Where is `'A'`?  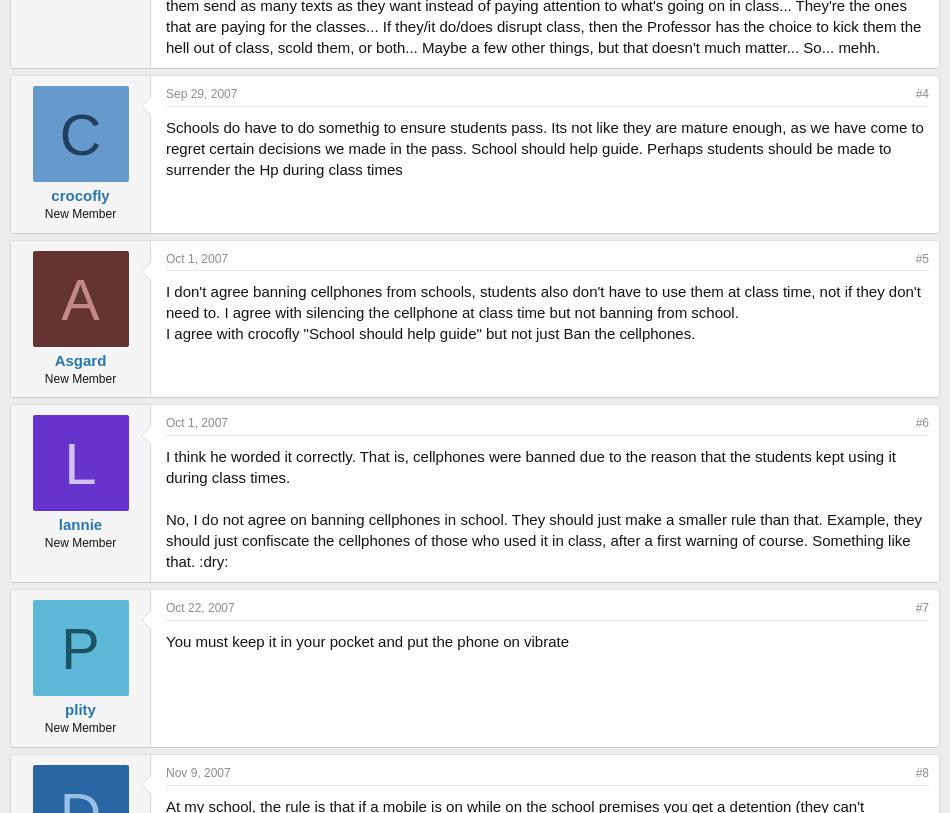
'A' is located at coordinates (60, 298).